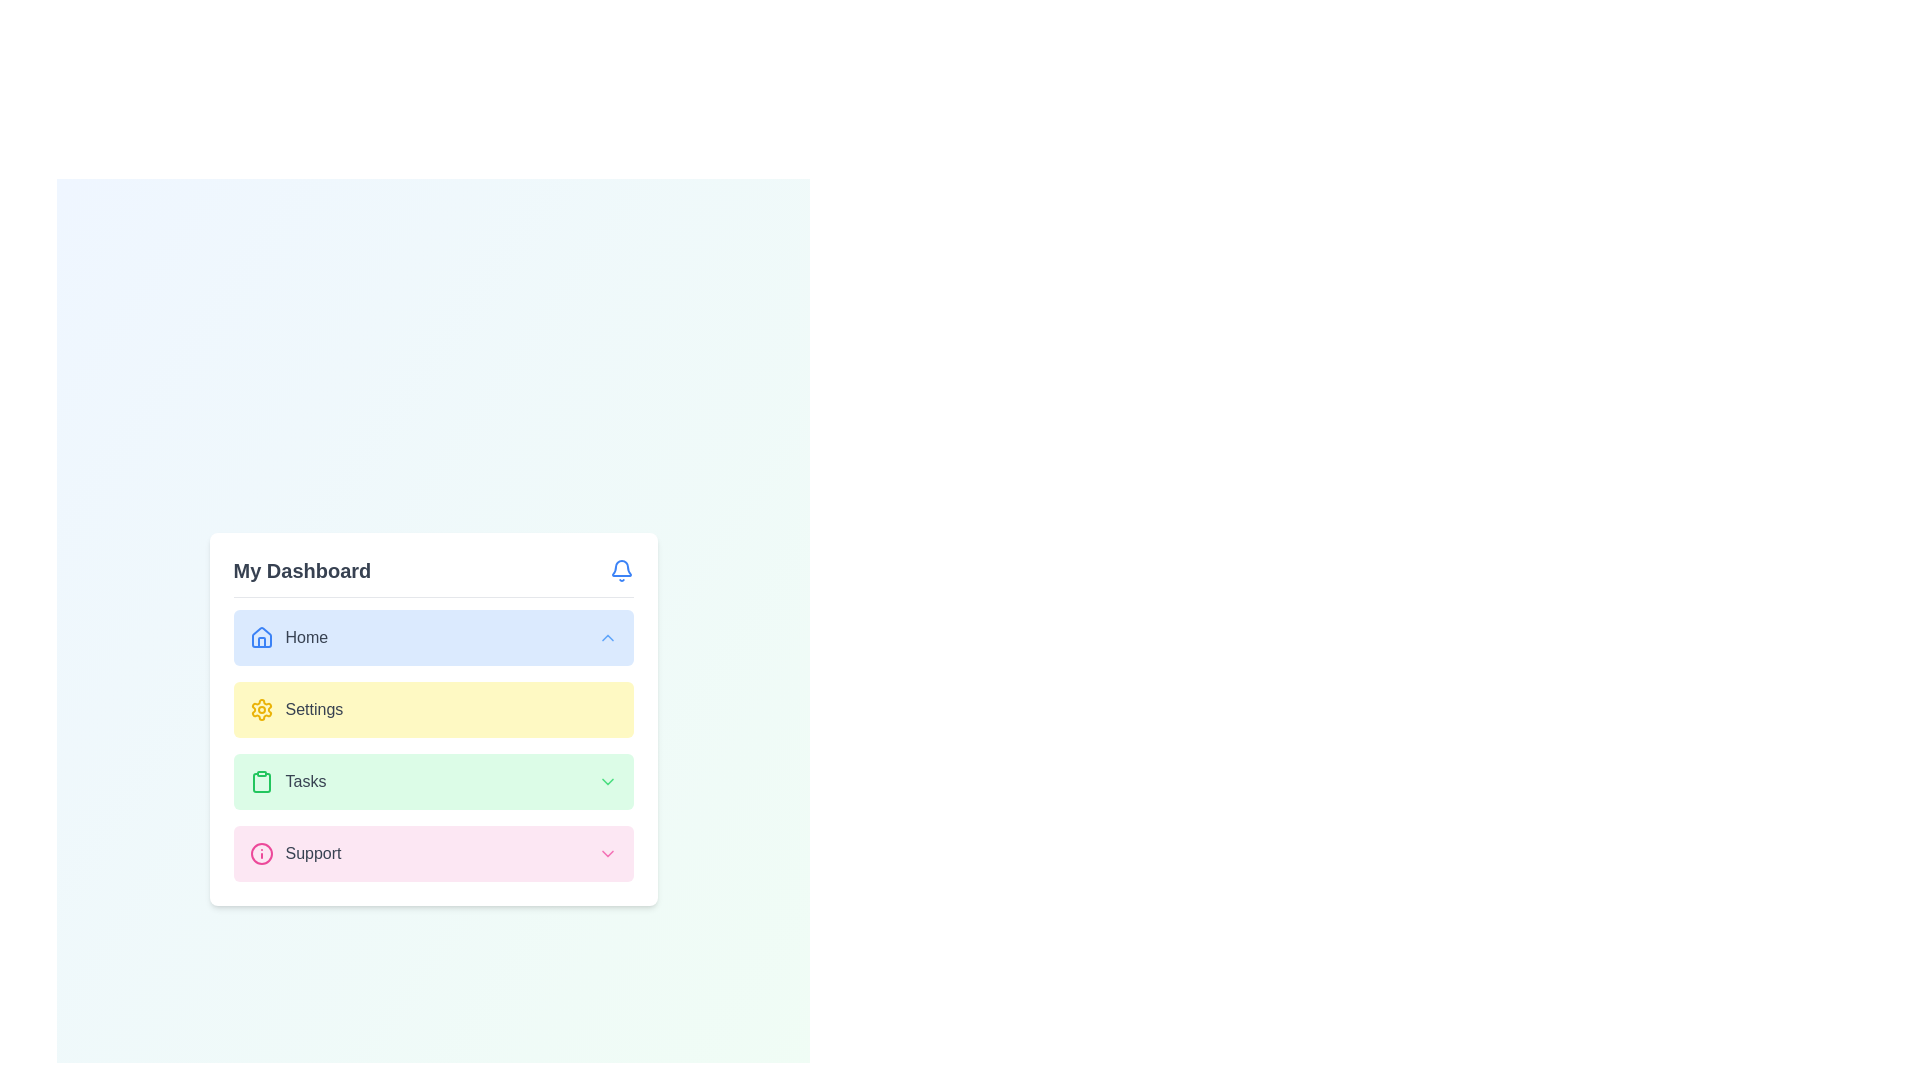 Image resolution: width=1920 pixels, height=1080 pixels. Describe the element at coordinates (287, 637) in the screenshot. I see `the 'Home' text label and house icon pair` at that location.